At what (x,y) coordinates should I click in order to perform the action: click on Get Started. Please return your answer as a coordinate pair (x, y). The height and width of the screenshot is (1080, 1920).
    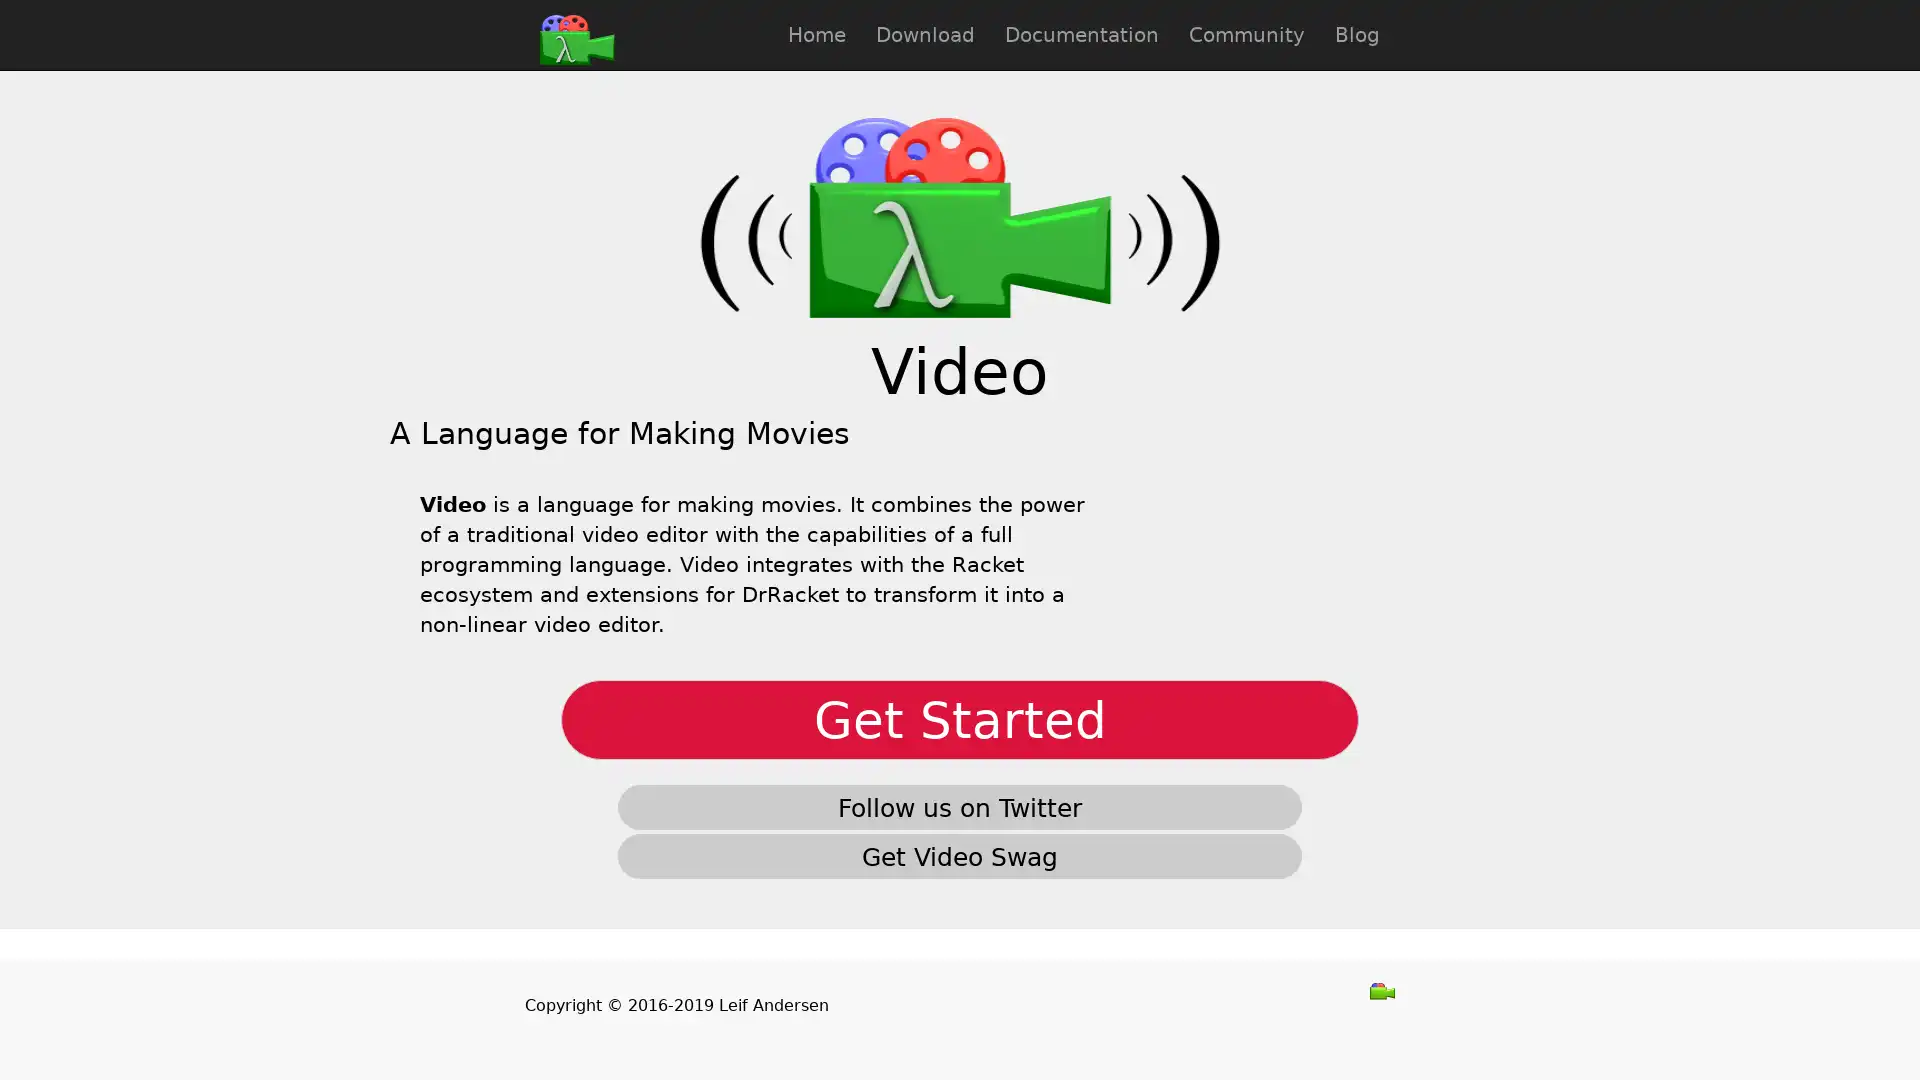
    Looking at the image, I should click on (960, 720).